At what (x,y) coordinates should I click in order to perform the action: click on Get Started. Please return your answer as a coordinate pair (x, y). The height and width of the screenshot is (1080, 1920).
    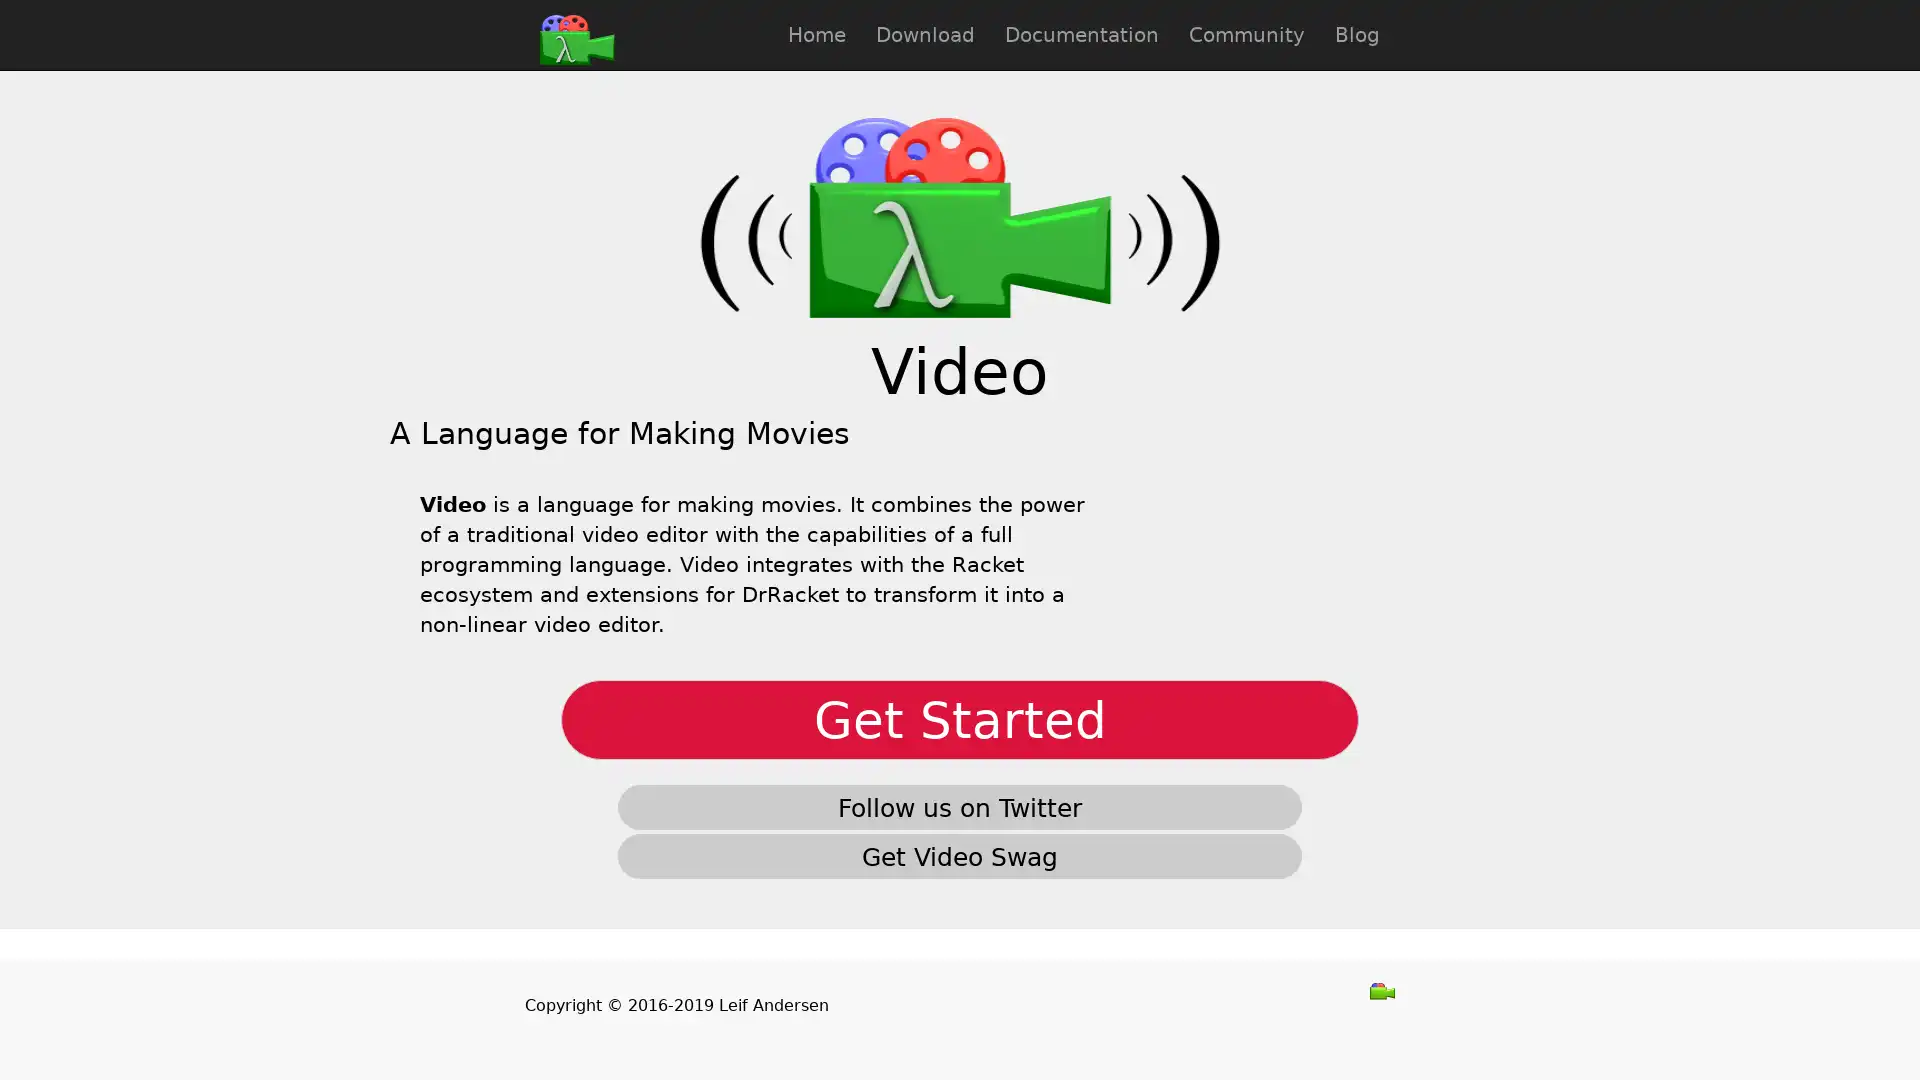
    Looking at the image, I should click on (960, 720).